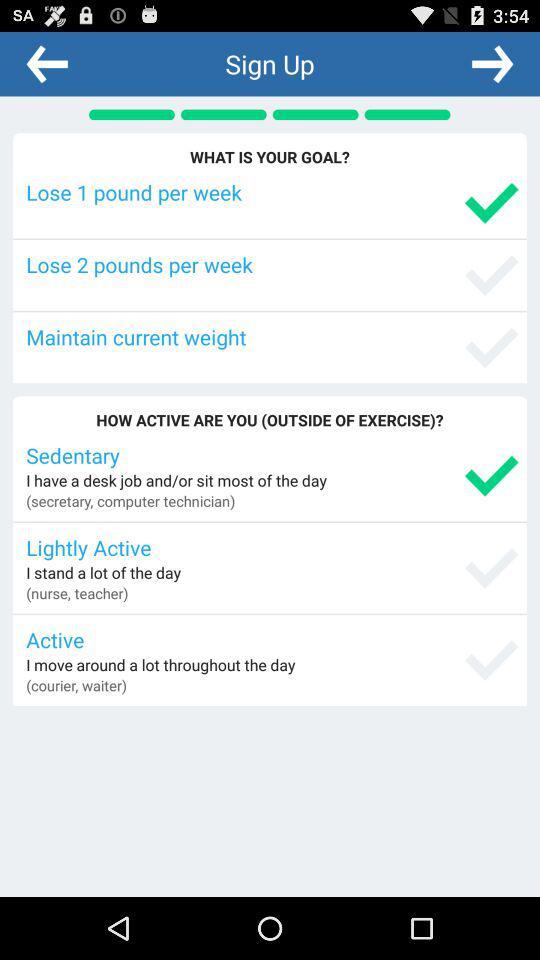 This screenshot has width=540, height=960. What do you see at coordinates (47, 63) in the screenshot?
I see `the app next to the sign up icon` at bounding box center [47, 63].